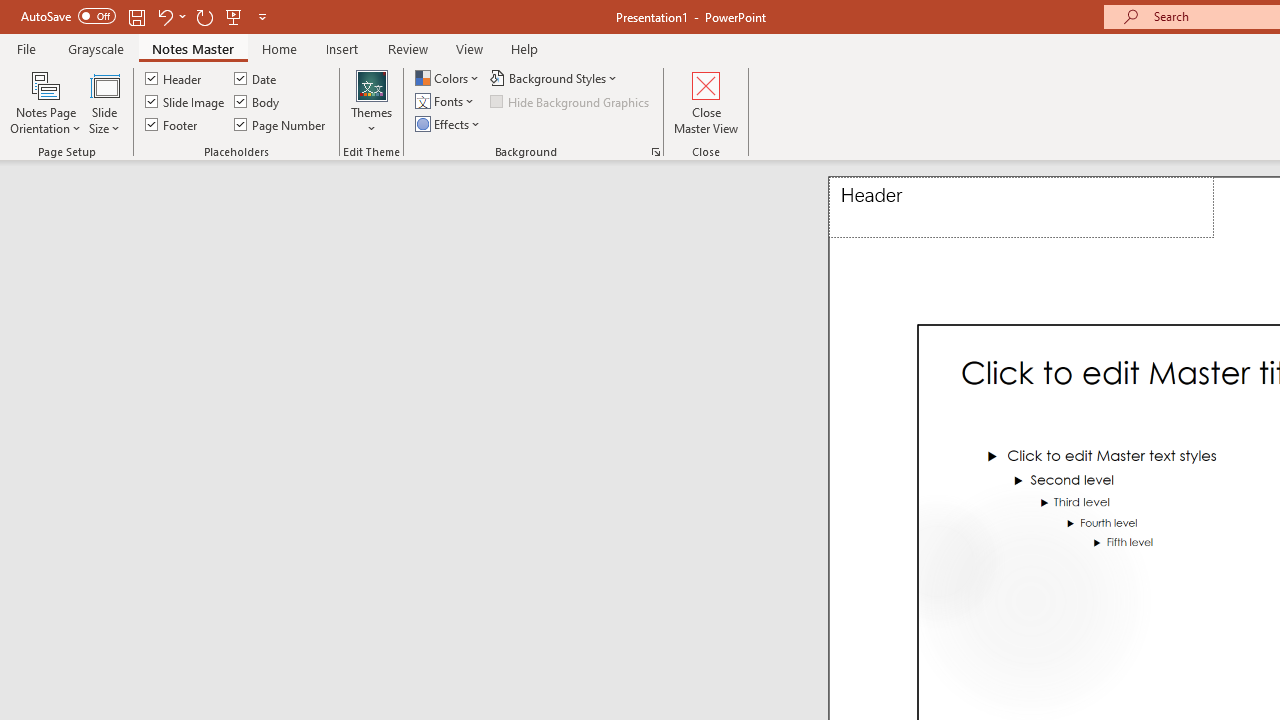 This screenshot has width=1280, height=720. I want to click on 'Notes Page Orientation', so click(46, 103).